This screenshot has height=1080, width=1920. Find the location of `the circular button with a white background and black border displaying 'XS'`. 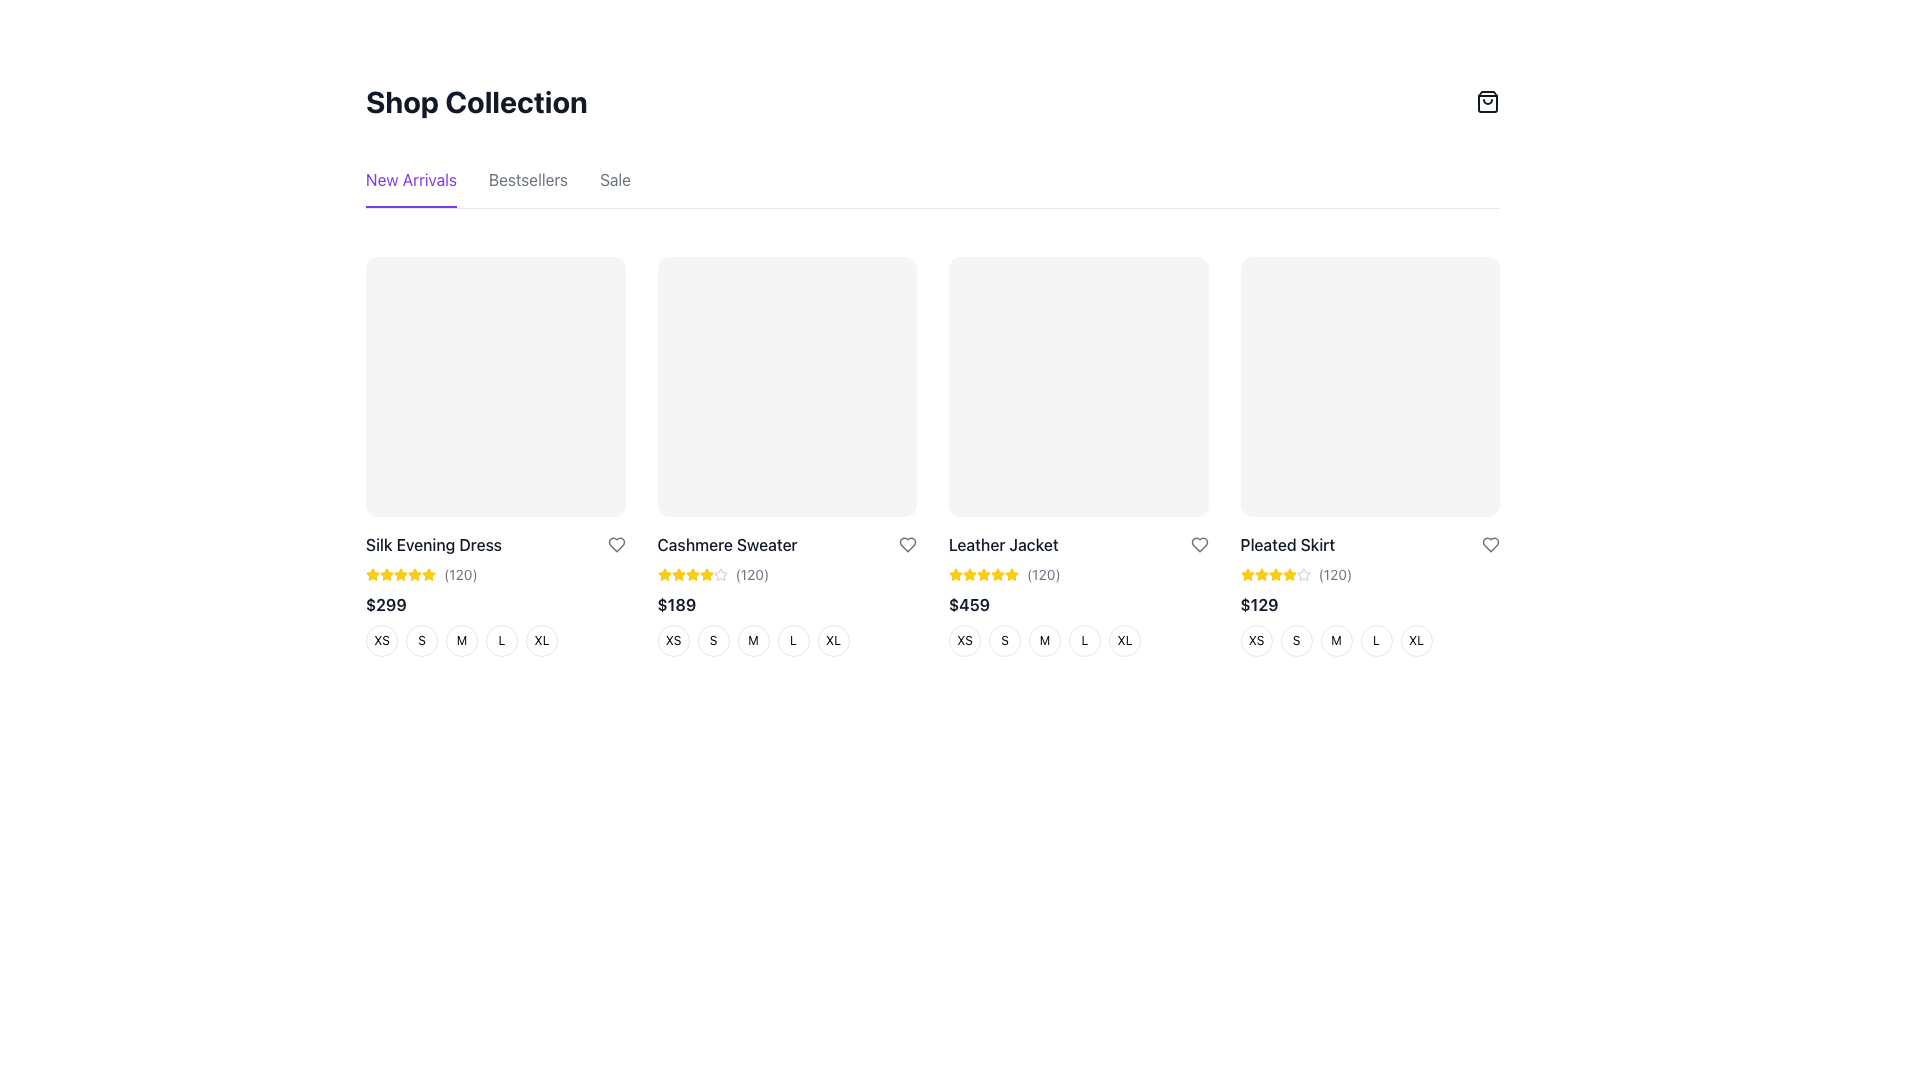

the circular button with a white background and black border displaying 'XS' is located at coordinates (673, 640).